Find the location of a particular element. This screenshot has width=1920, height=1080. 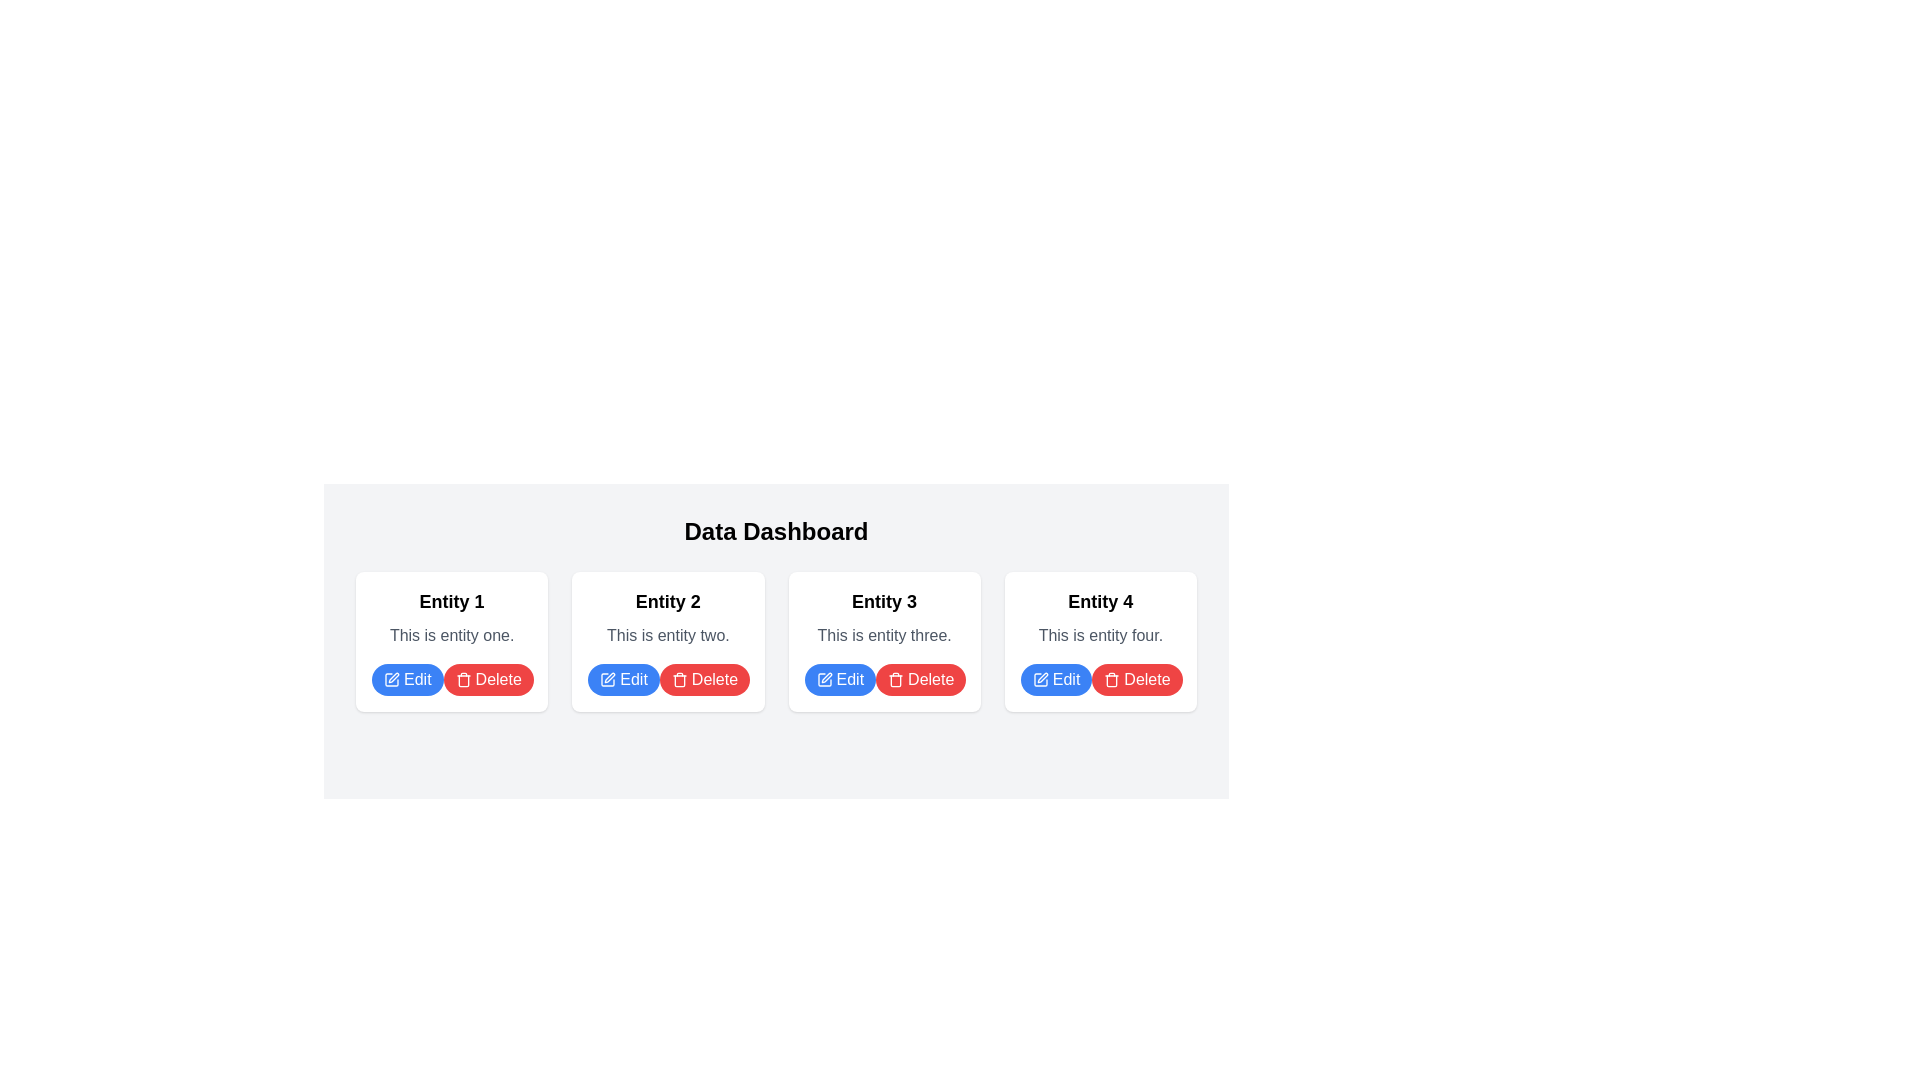

text label that serves as the title of the fourth card in the collection, located at the top of the card beneath the 'Data Dashboard' heading is located at coordinates (1099, 600).